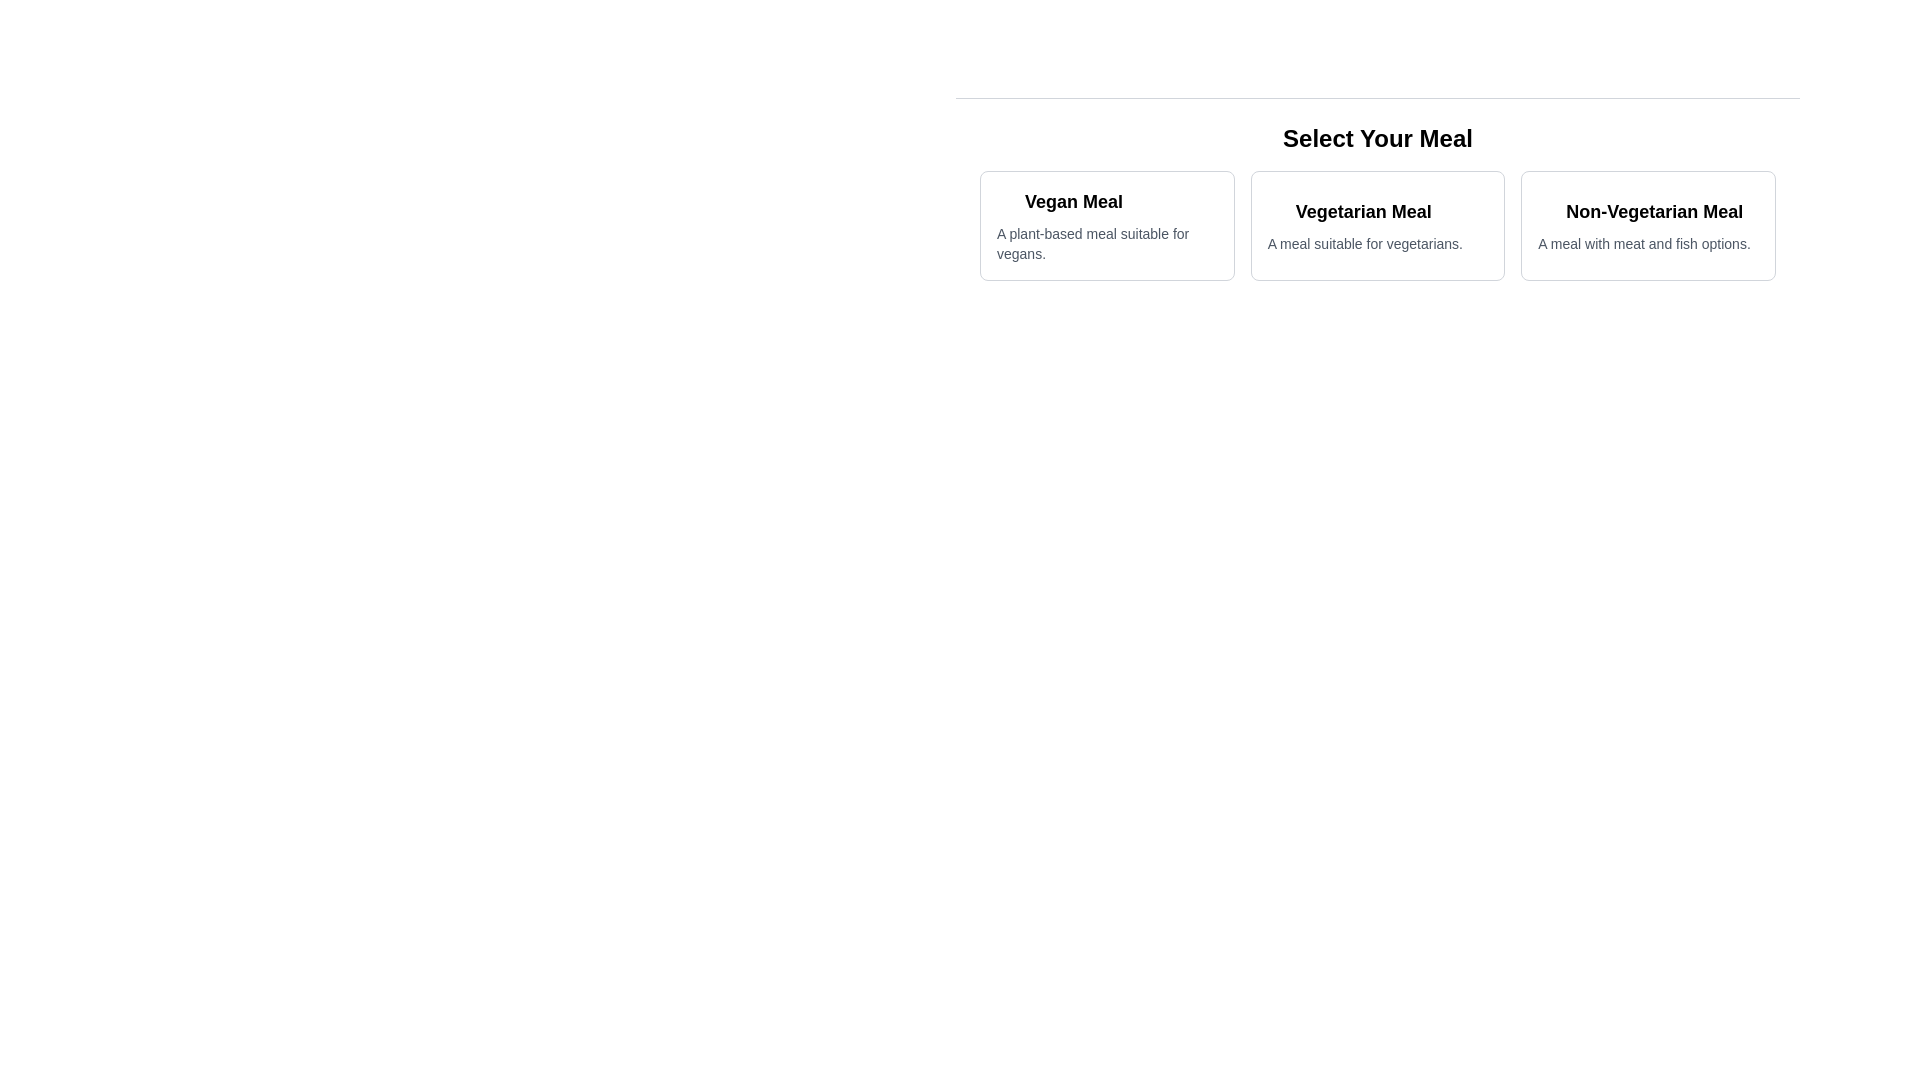  Describe the element at coordinates (1648, 242) in the screenshot. I see `the descriptive text element that provides additional information about the 'Non-Vegetarian Meal' option, located beneath its title in the third box of meal options` at that location.